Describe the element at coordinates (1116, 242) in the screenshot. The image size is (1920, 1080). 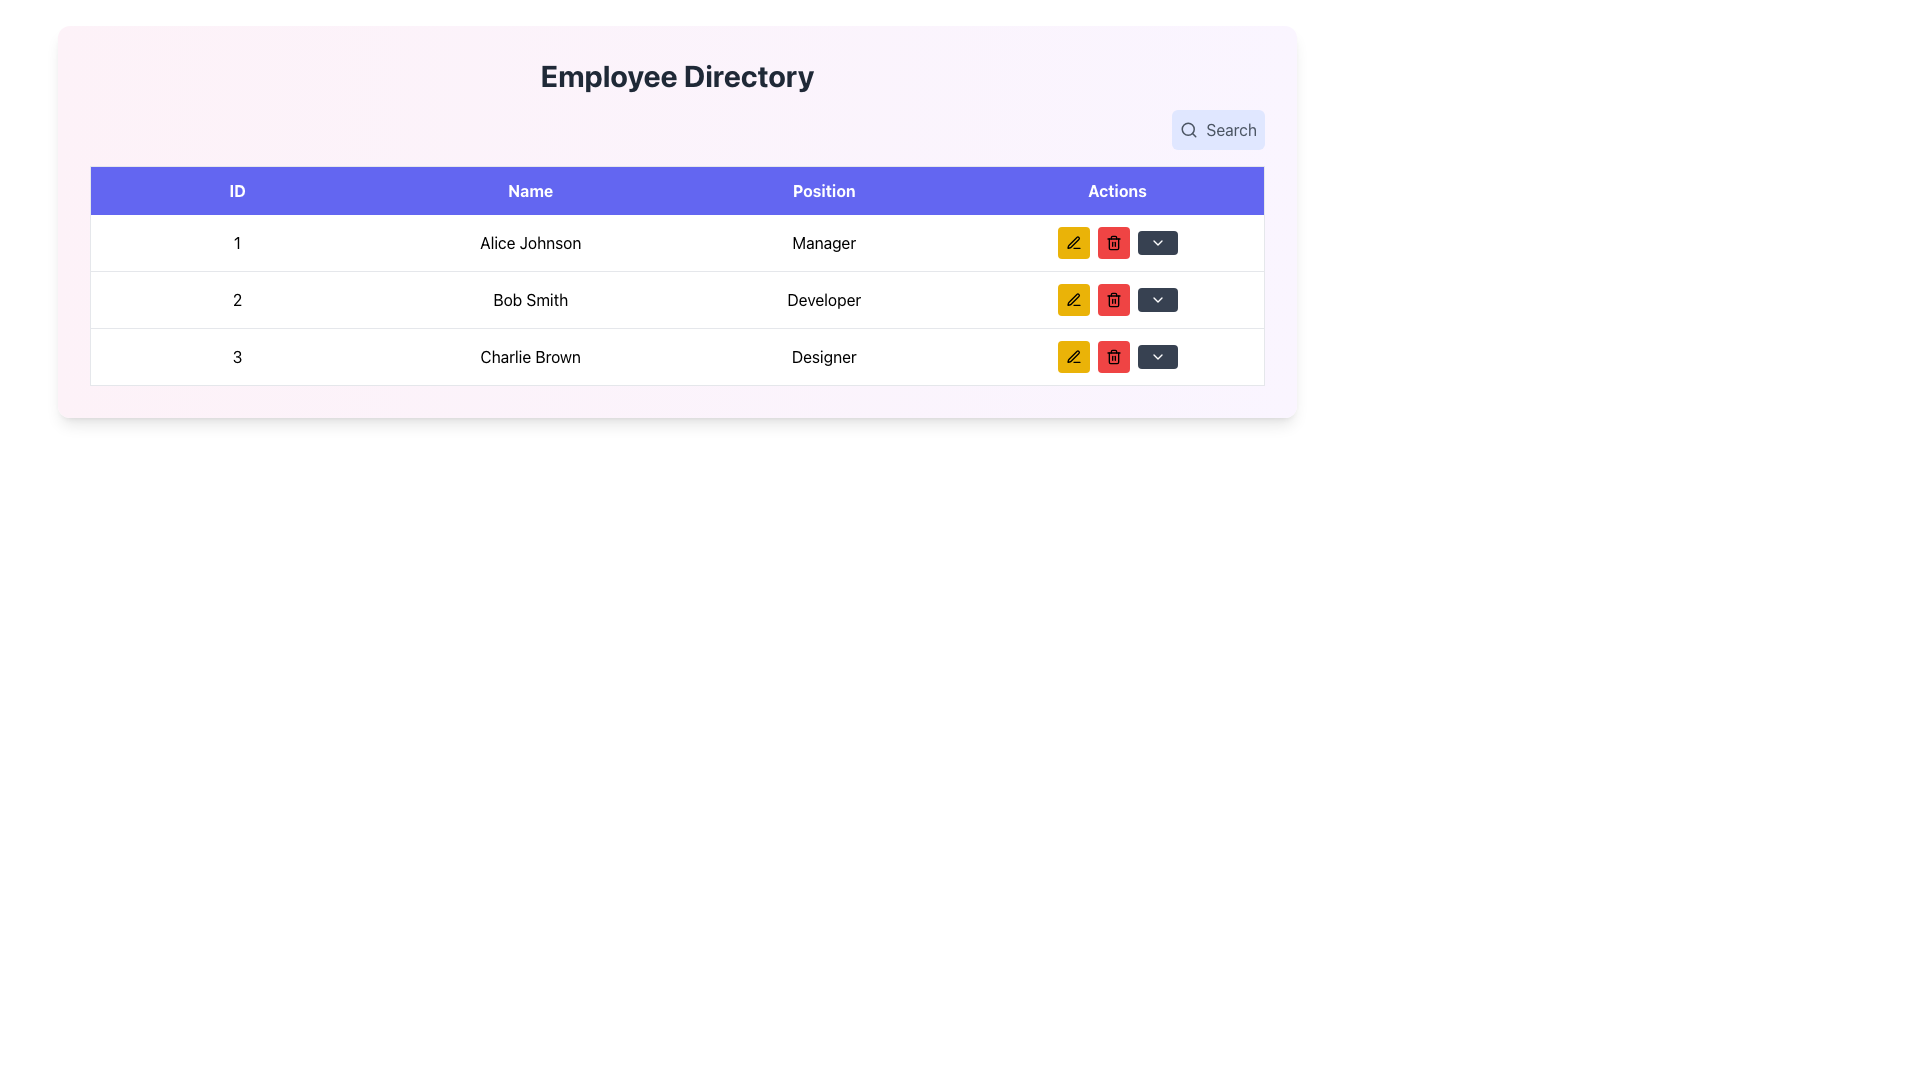
I see `the red rectangular button with rounded corners containing a trash can icon, located in the 'Actions' section of the row labeled 'Alice Johnson' and 'Manager'` at that location.